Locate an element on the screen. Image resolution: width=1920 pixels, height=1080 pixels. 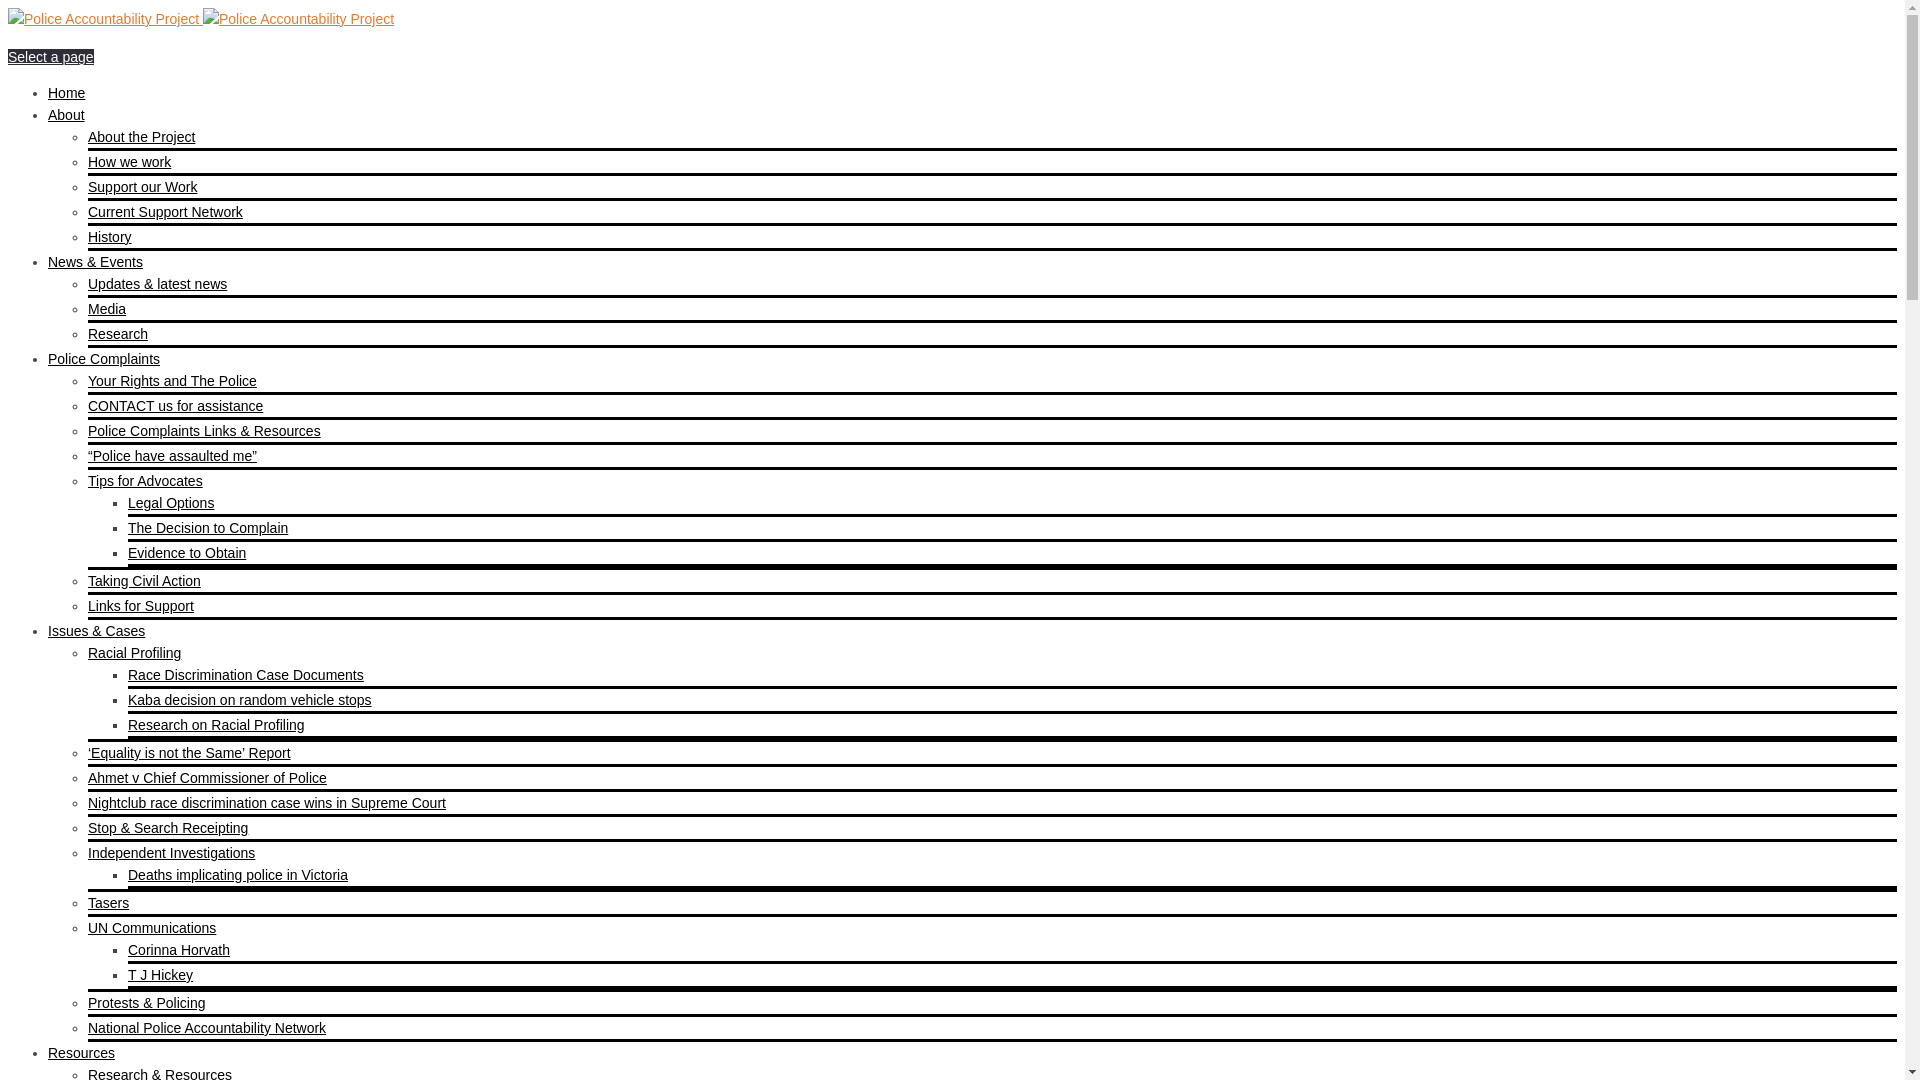
'Racial Profiling' is located at coordinates (133, 652).